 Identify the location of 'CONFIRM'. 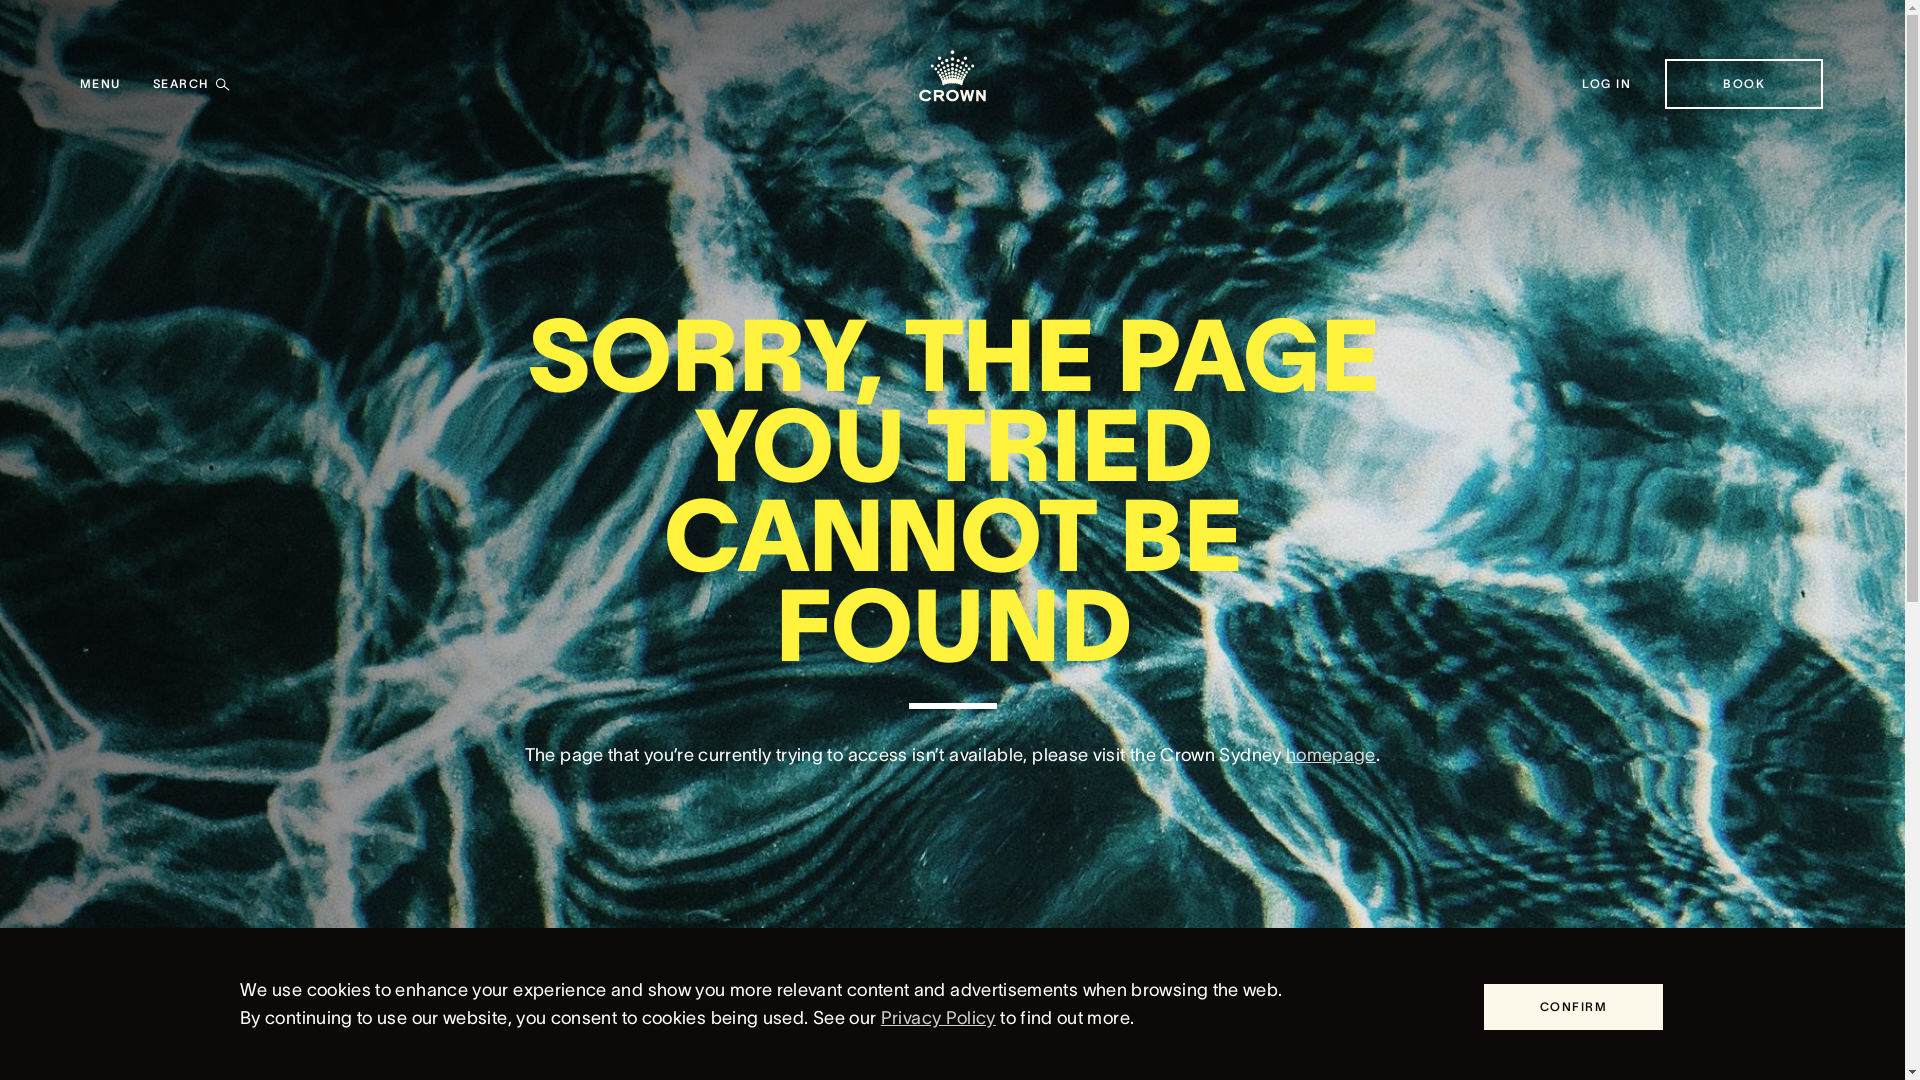
(1572, 1006).